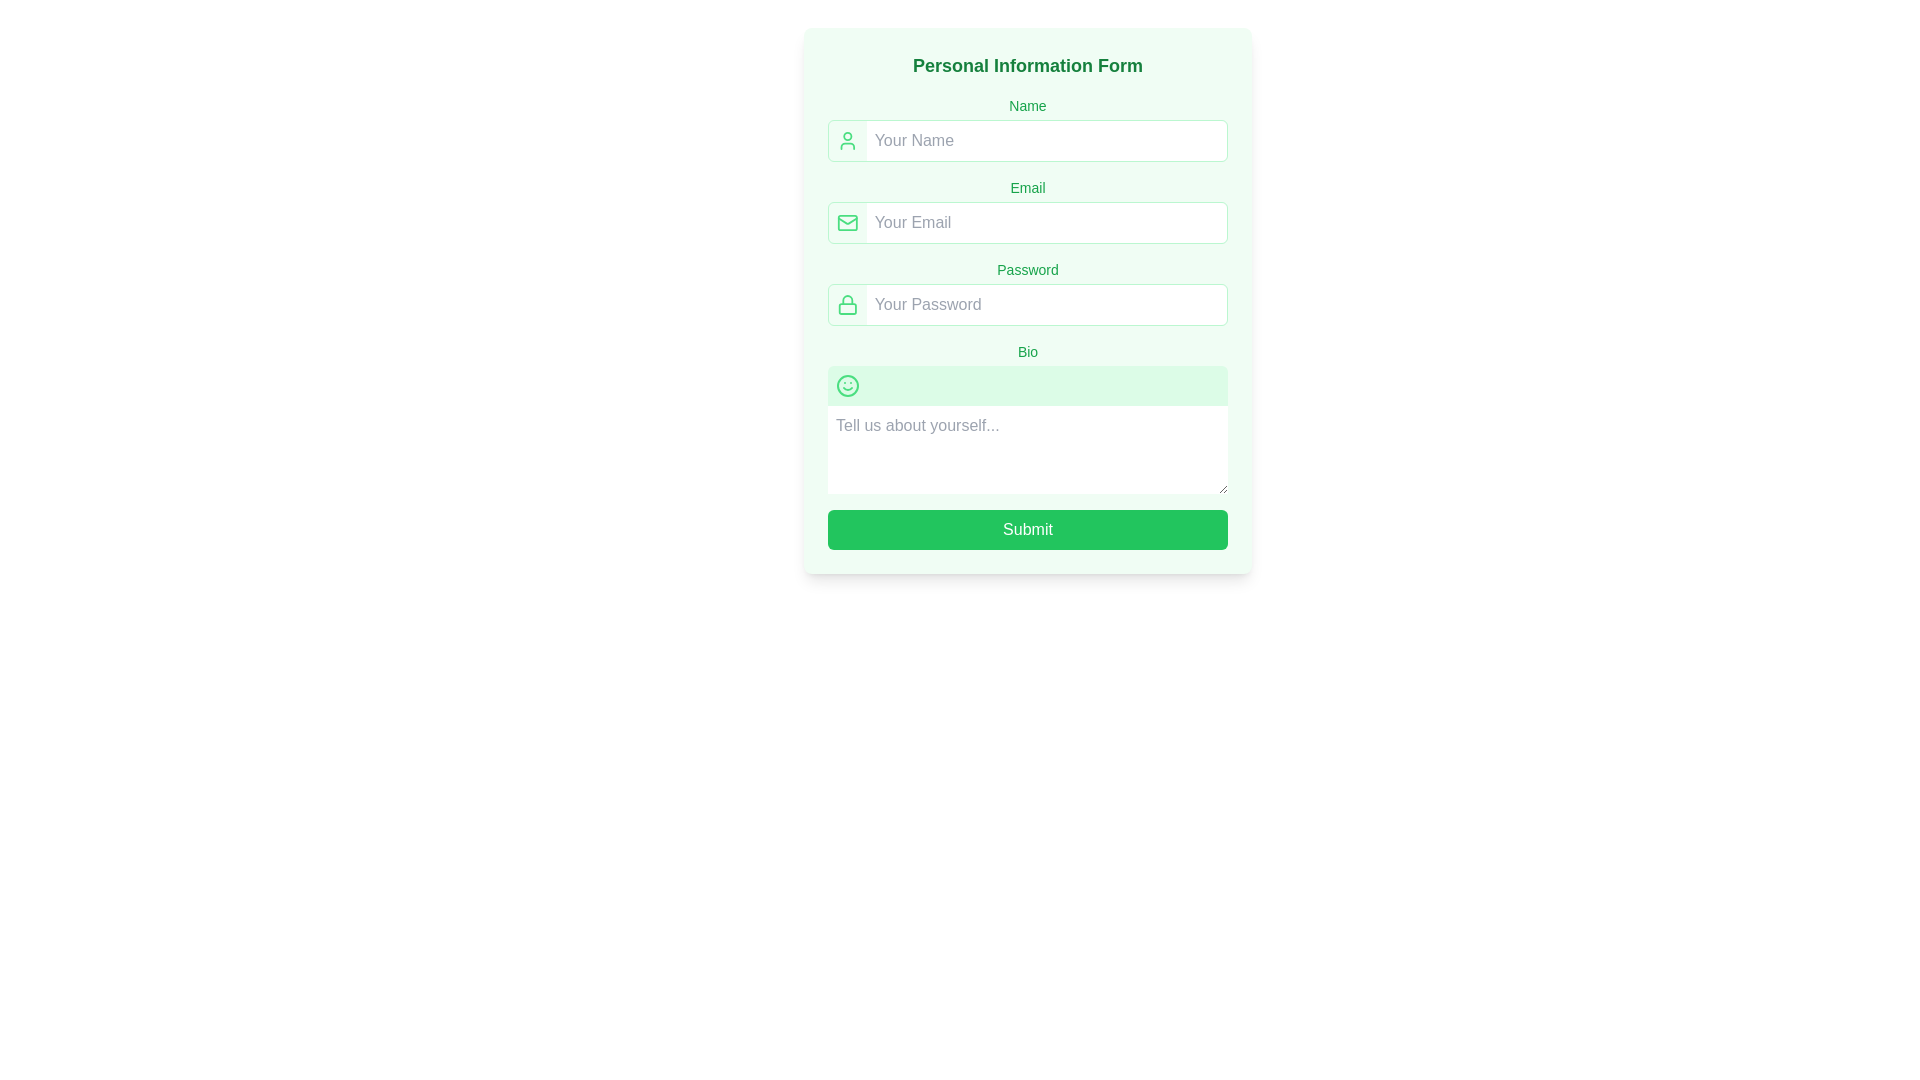 The height and width of the screenshot is (1080, 1920). What do you see at coordinates (1027, 528) in the screenshot?
I see `the 'Submit' button, which is a rectangular button with rounded corners, a solid green background, and white text, located at the bottom of the form` at bounding box center [1027, 528].